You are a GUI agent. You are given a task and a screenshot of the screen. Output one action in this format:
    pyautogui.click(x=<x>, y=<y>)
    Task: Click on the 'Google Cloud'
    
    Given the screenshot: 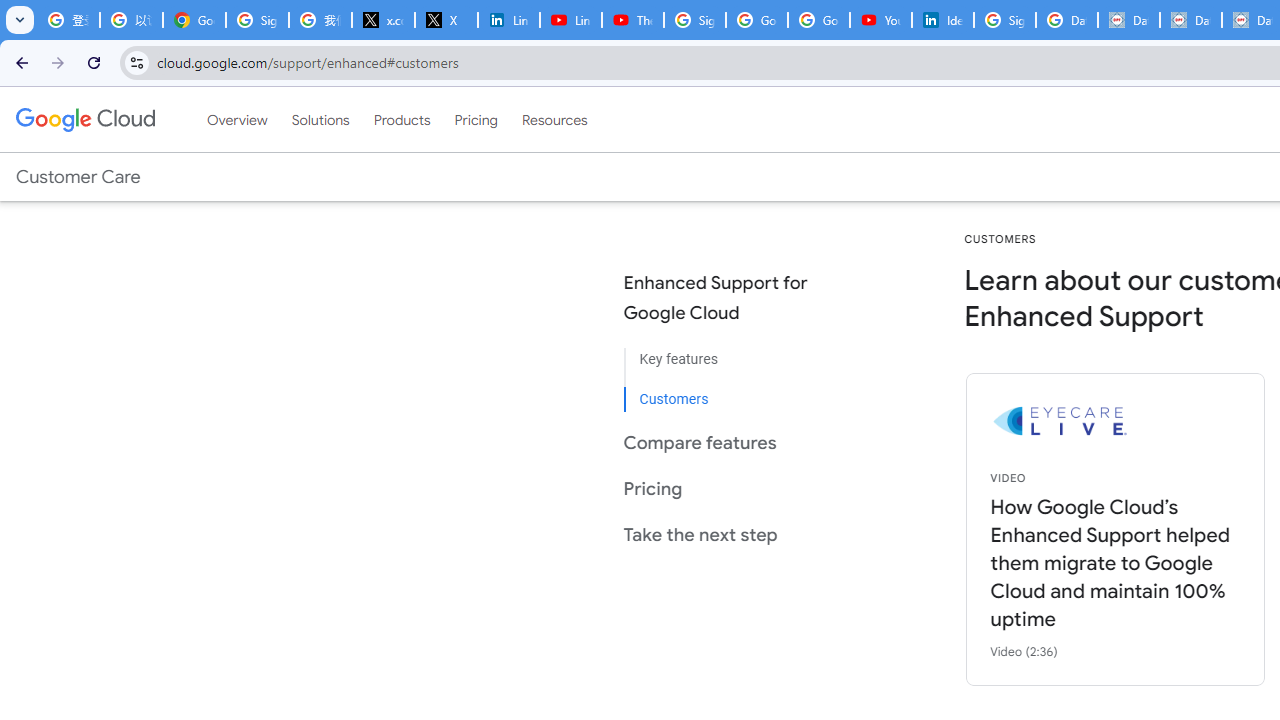 What is the action you would take?
    pyautogui.click(x=84, y=119)
    